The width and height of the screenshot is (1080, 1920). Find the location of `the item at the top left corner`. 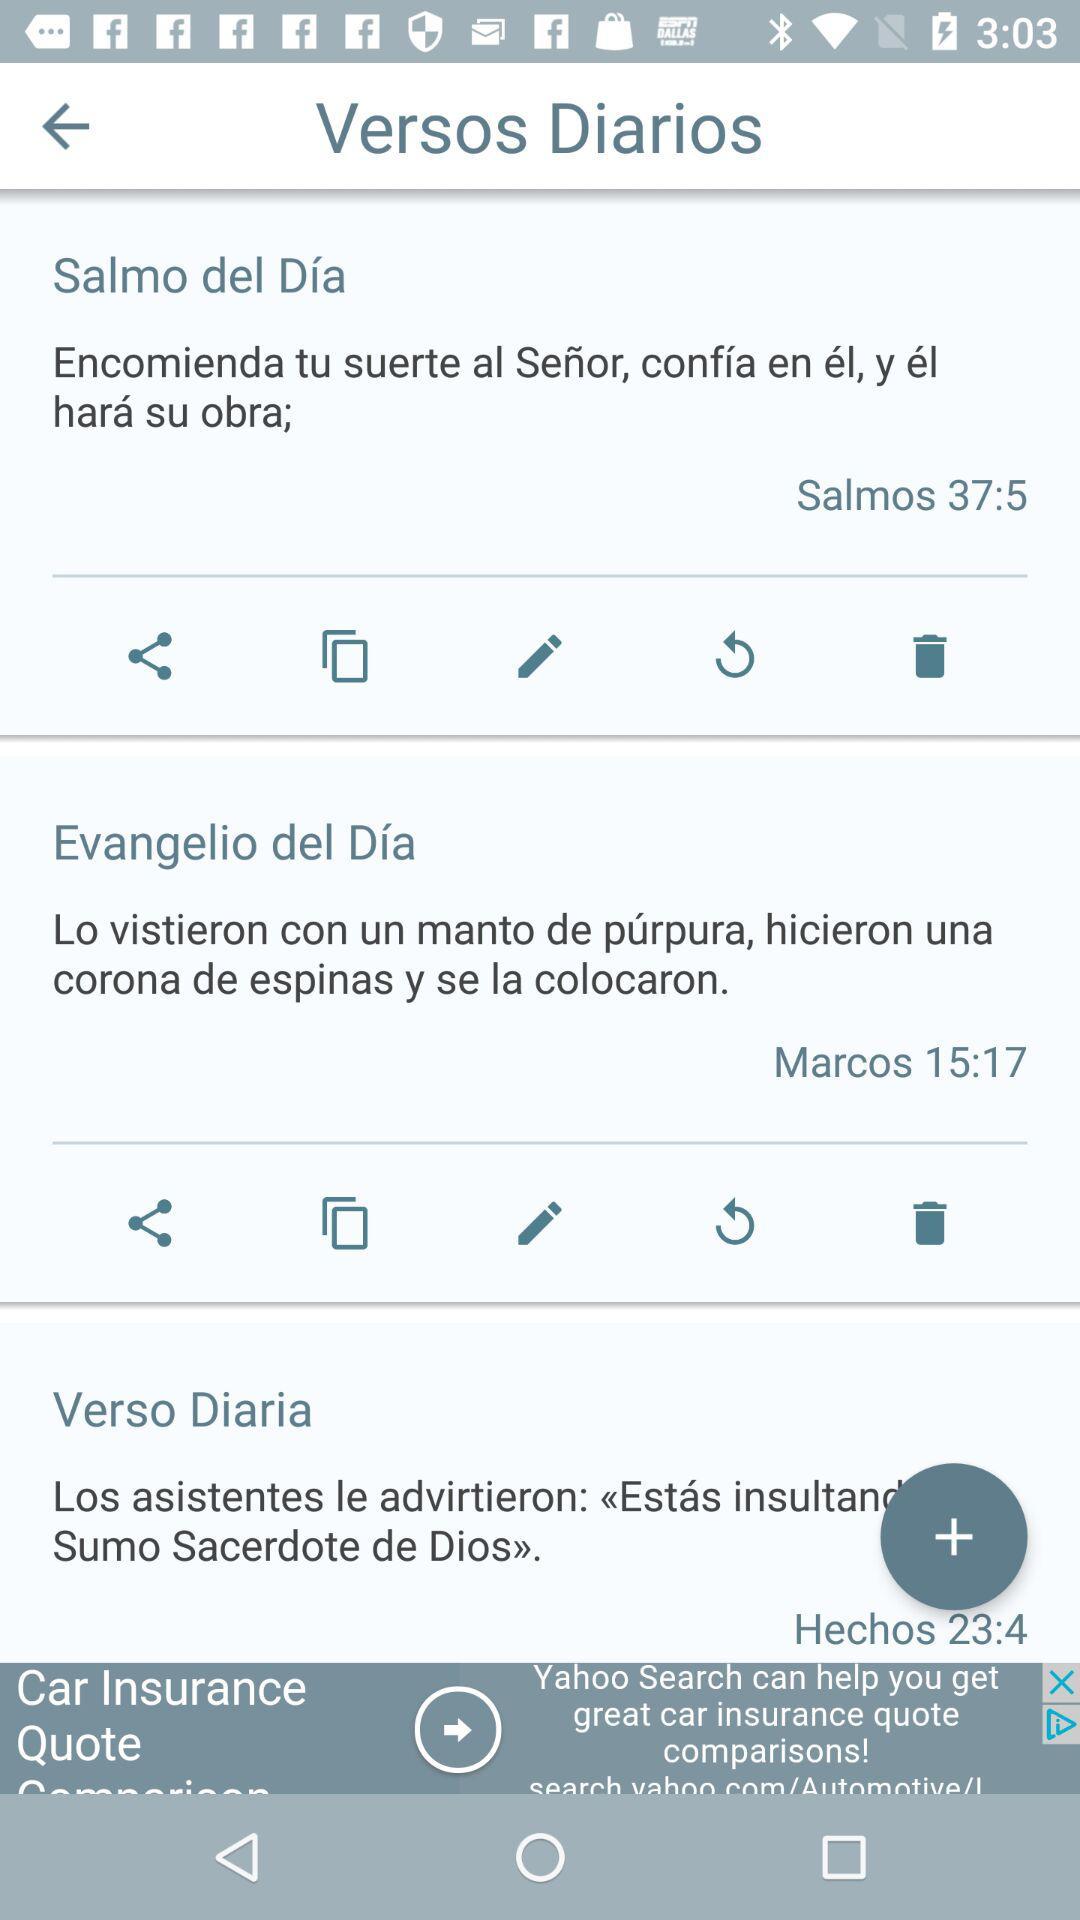

the item at the top left corner is located at coordinates (64, 124).